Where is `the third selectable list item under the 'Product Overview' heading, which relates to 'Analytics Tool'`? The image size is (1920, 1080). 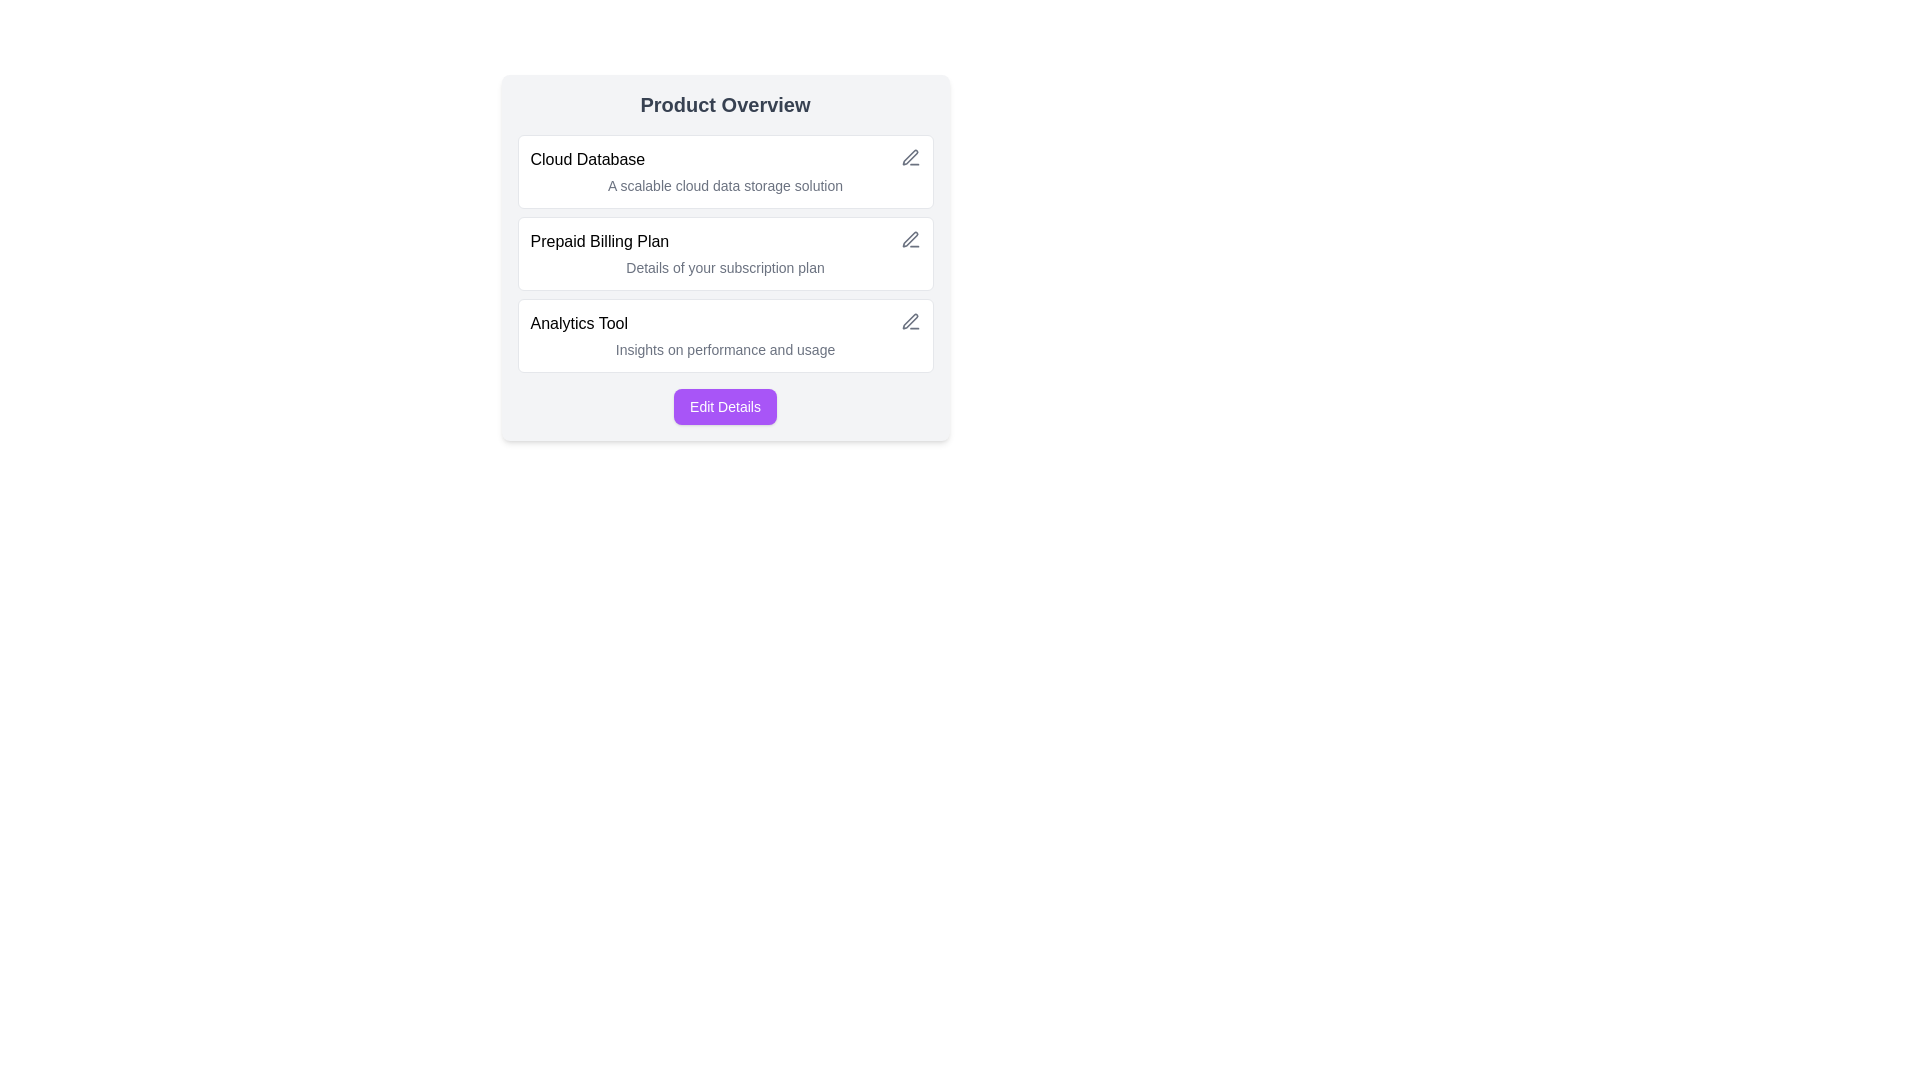
the third selectable list item under the 'Product Overview' heading, which relates to 'Analytics Tool' is located at coordinates (724, 334).